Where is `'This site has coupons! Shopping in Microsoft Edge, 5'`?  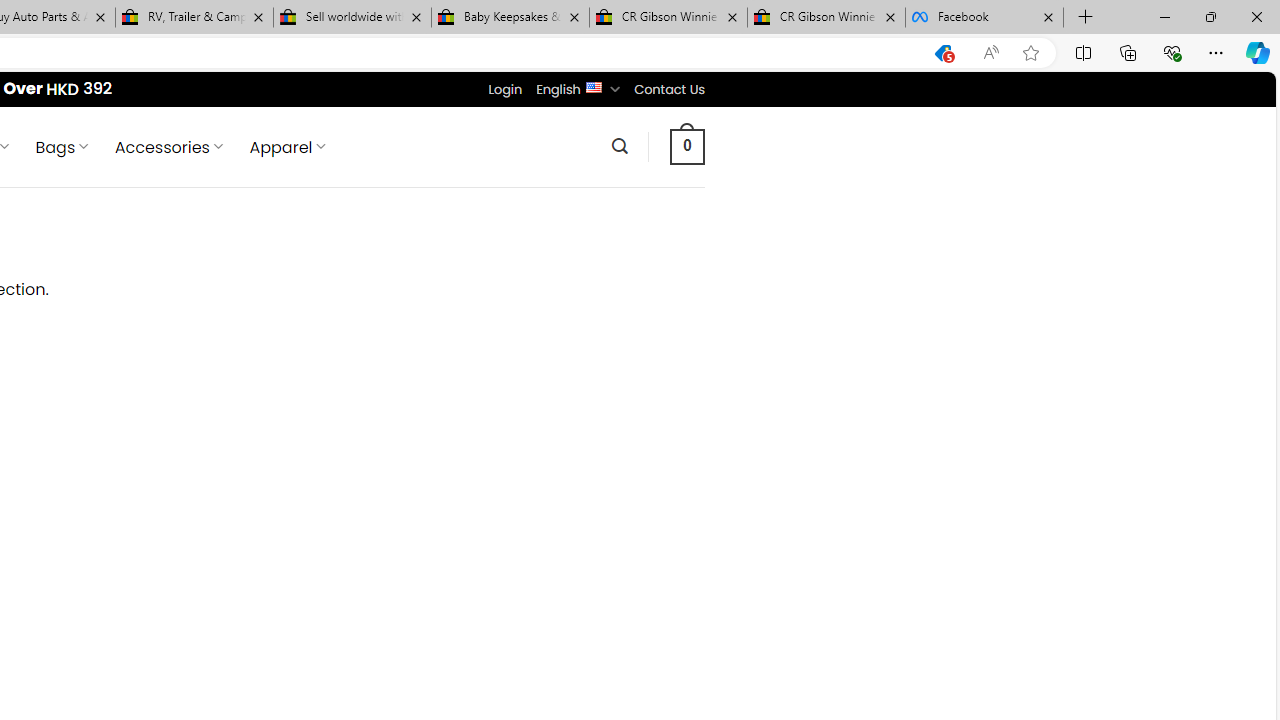
'This site has coupons! Shopping in Microsoft Edge, 5' is located at coordinates (942, 52).